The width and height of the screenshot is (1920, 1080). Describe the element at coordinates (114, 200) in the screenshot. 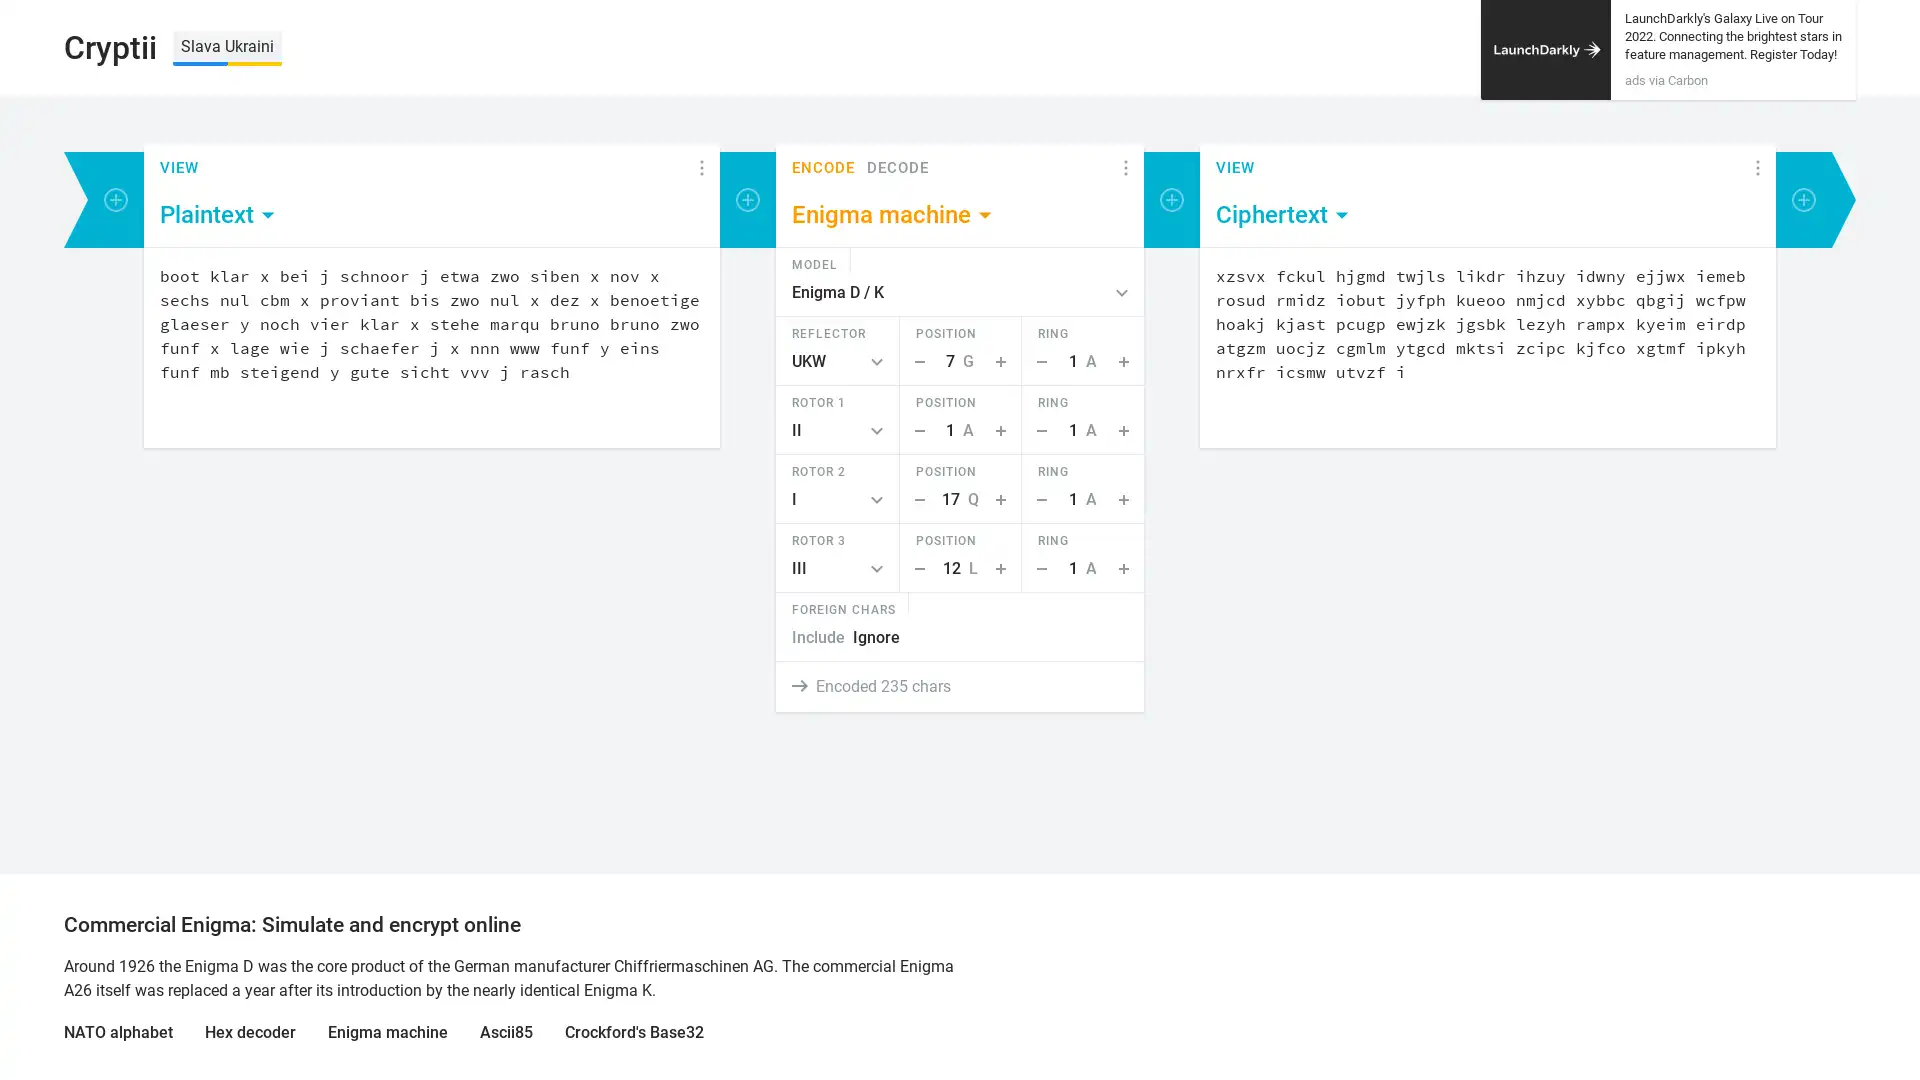

I see `Add encoder or viewer` at that location.